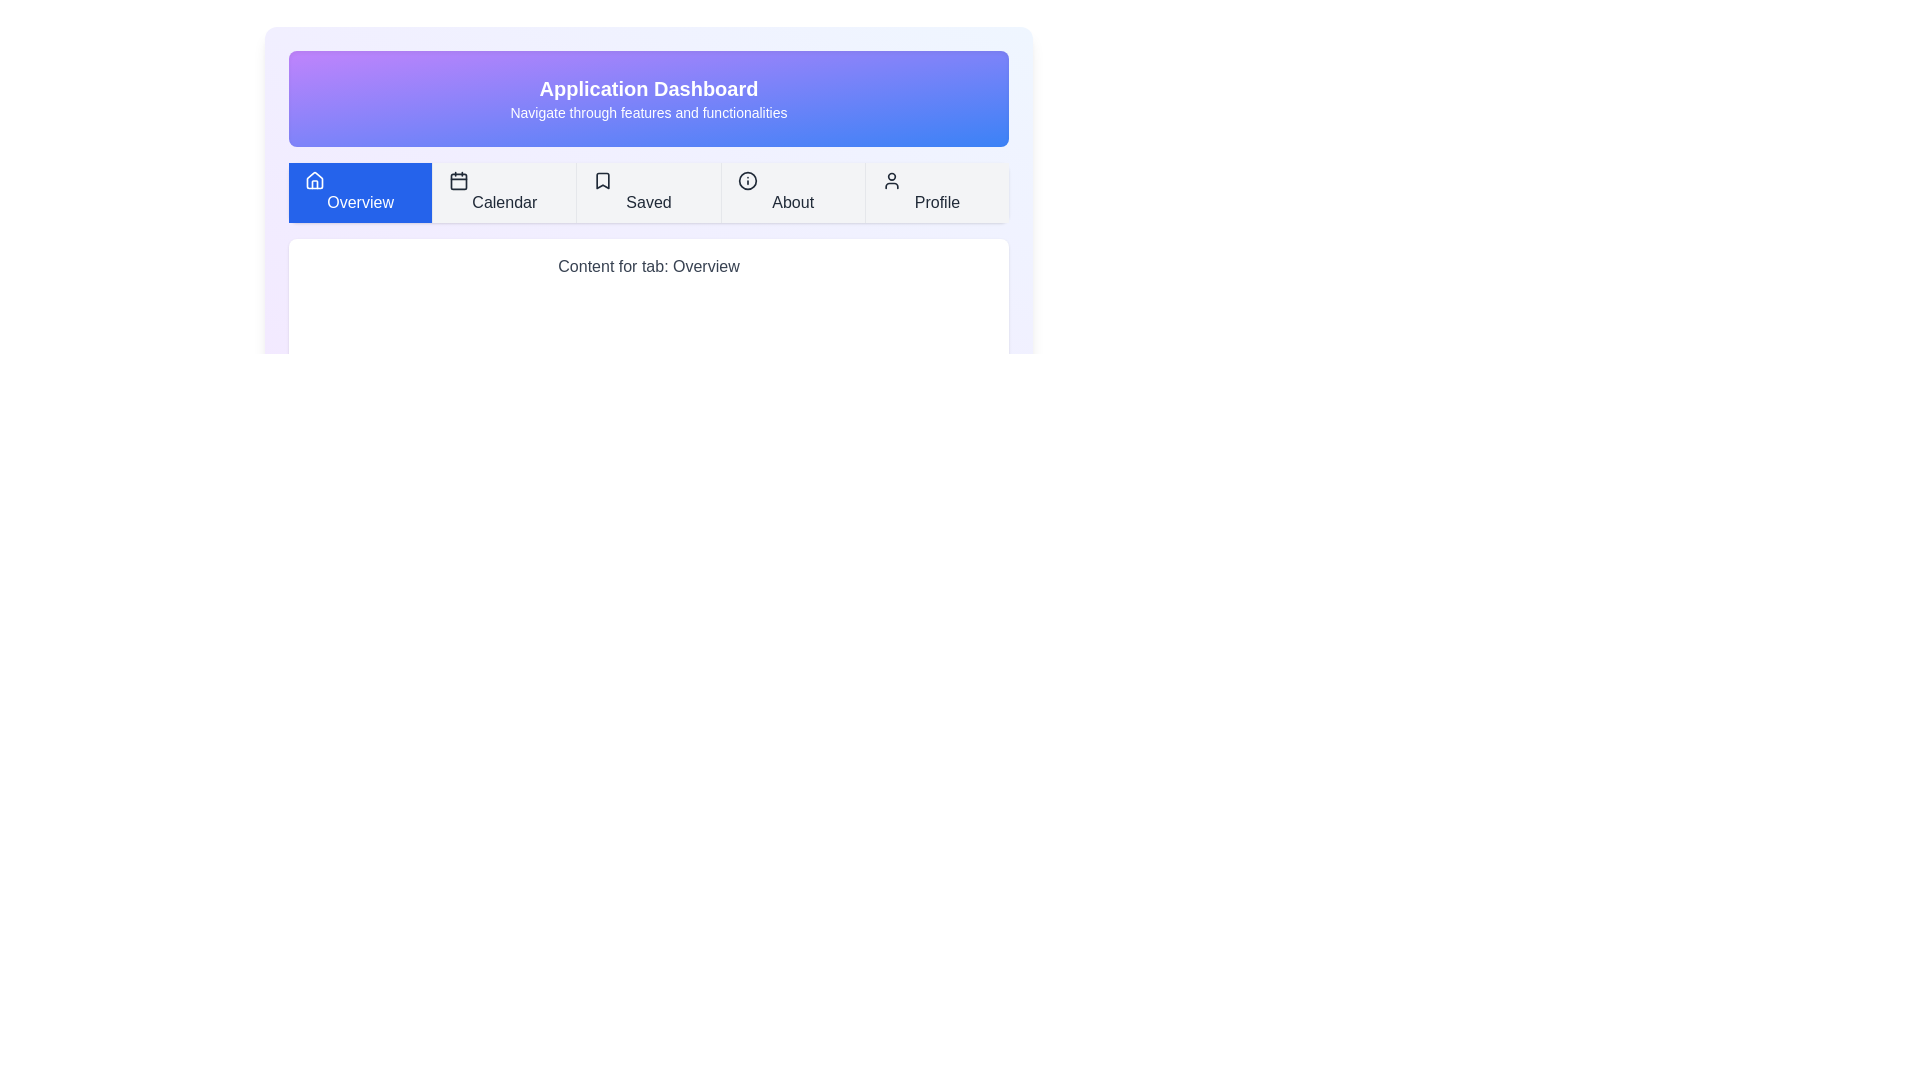 Image resolution: width=1920 pixels, height=1080 pixels. What do you see at coordinates (648, 99) in the screenshot?
I see `the gradient rectangular Header element containing the title 'Application Dashboard' and subtitle 'Navigate through features and functionalities.'` at bounding box center [648, 99].